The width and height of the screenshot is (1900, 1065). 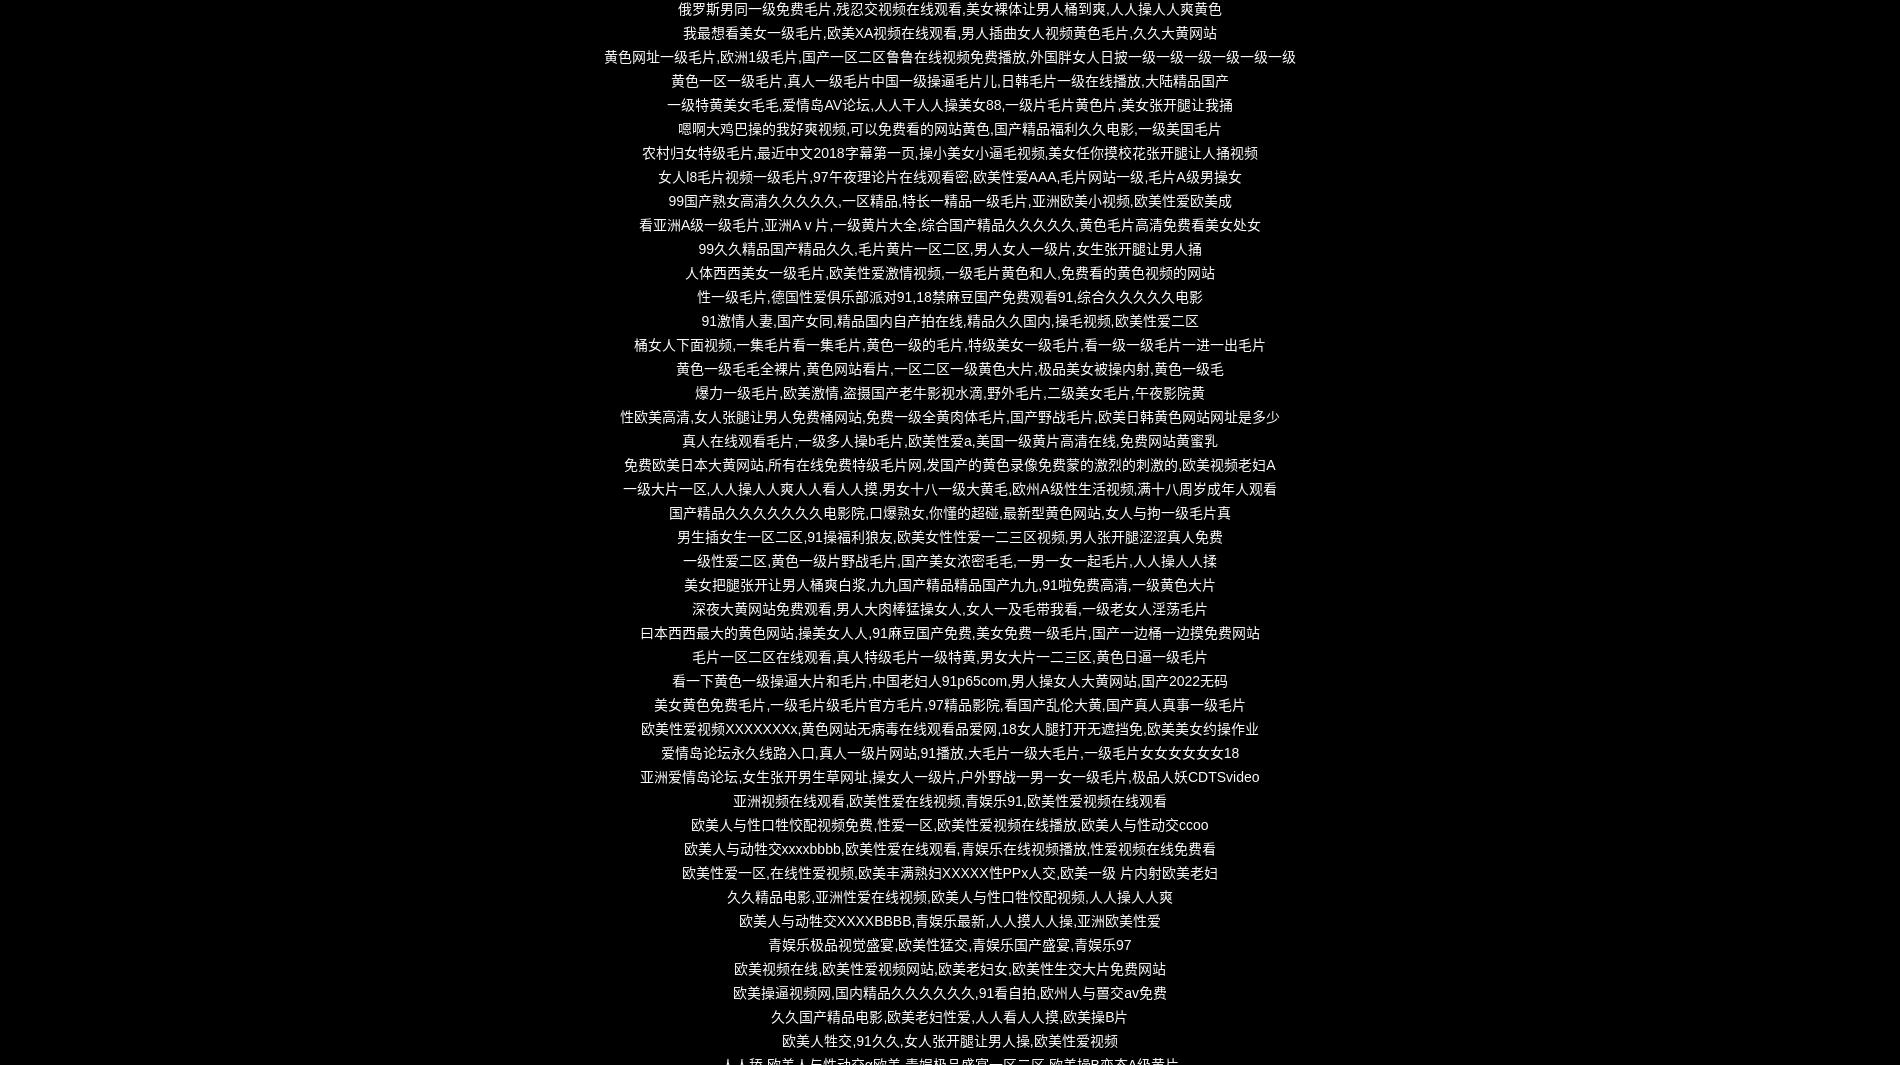 I want to click on '一级大片一区,人人操人人爽人人看人人摸,男女十八一级大黄毛,欧州A级性生活视频,满十八周岁成年人观看', so click(x=622, y=488).